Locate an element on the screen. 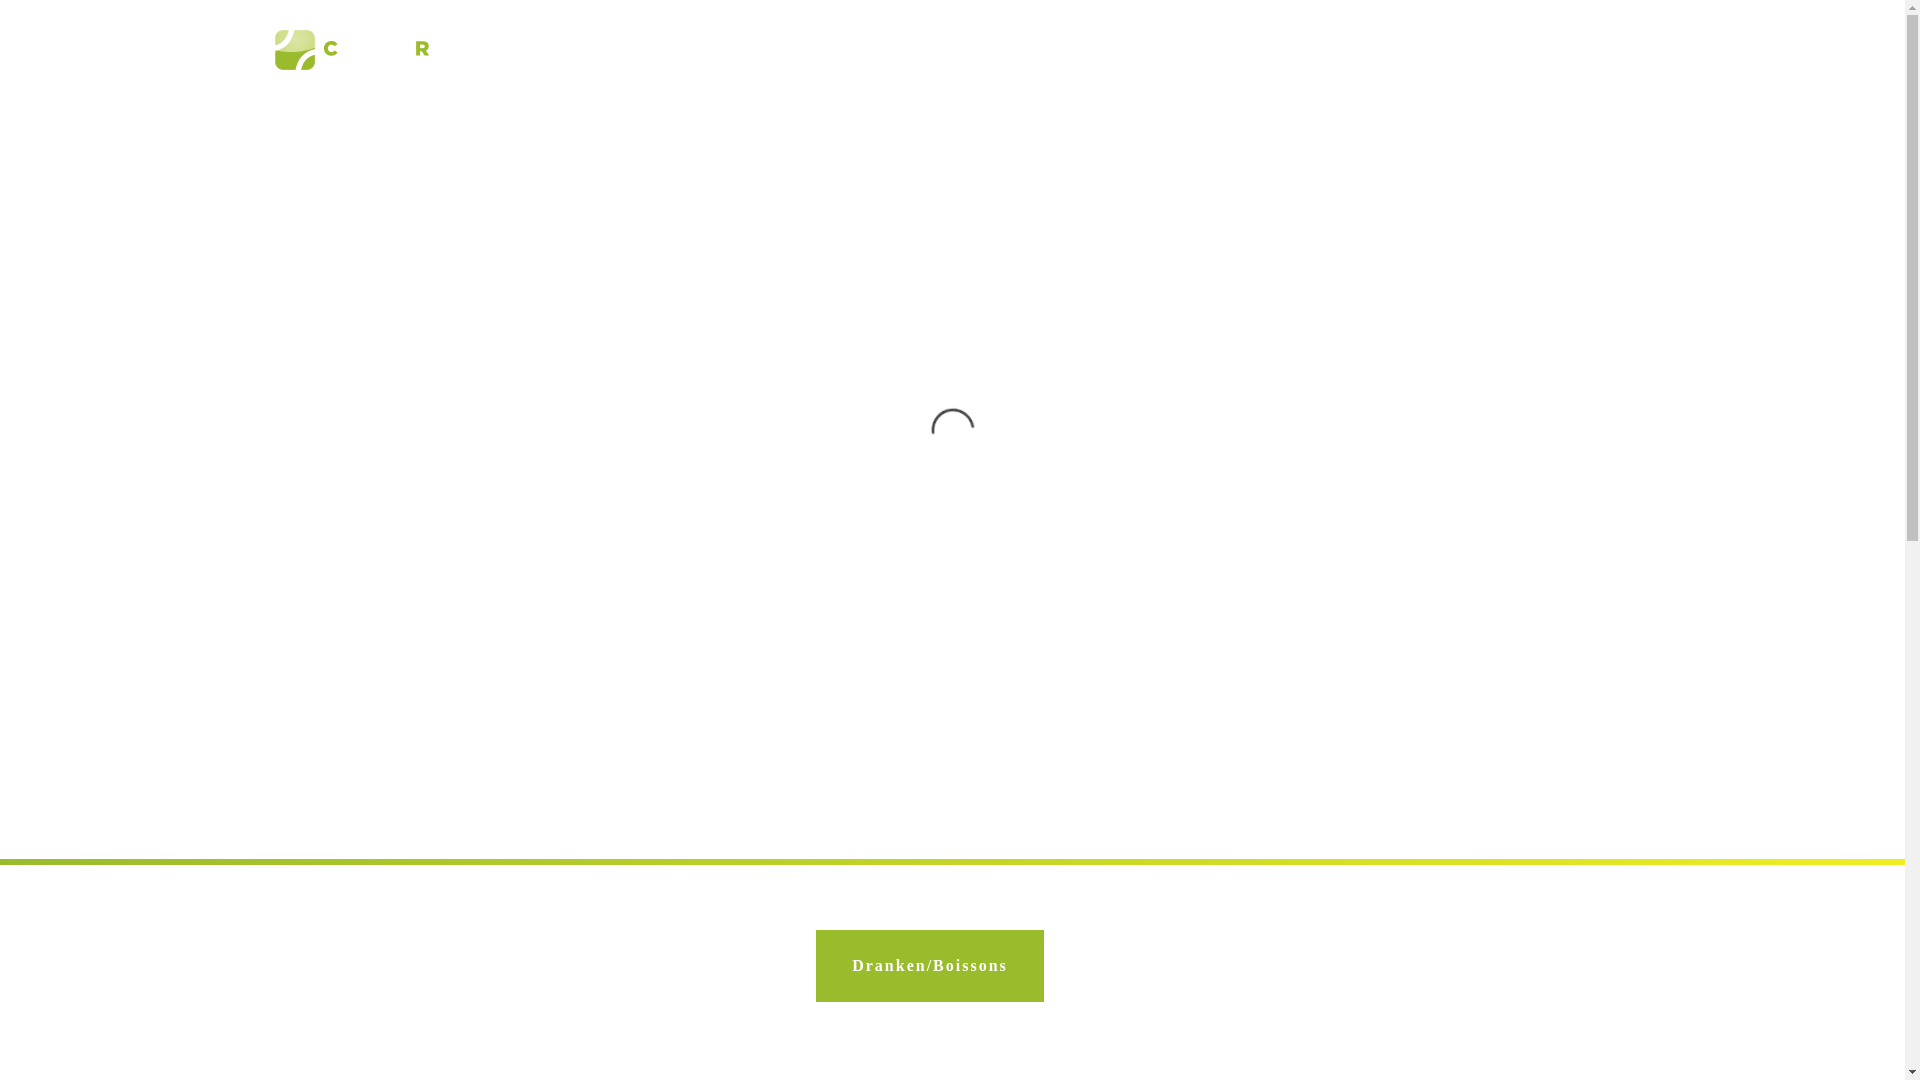  'Dranken/Boissons' is located at coordinates (929, 964).